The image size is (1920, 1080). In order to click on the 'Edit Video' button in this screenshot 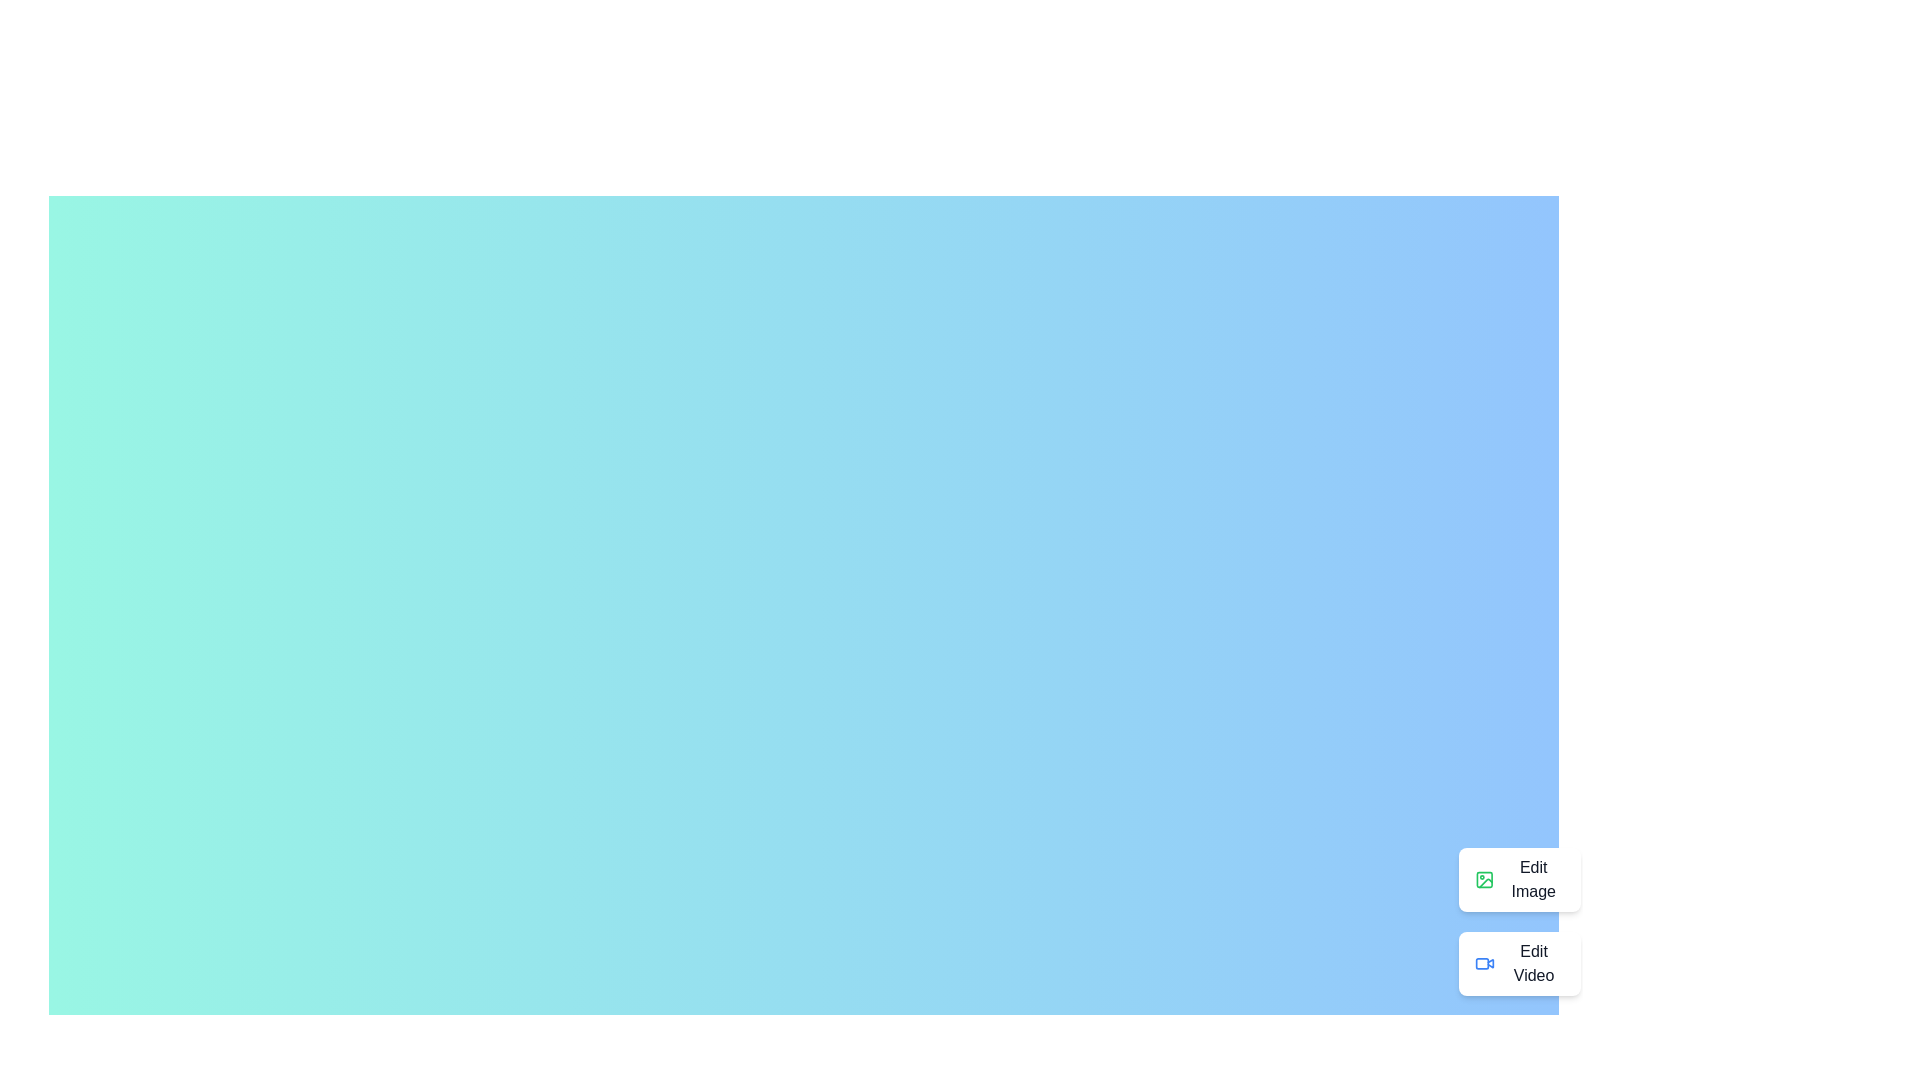, I will do `click(1519, 963)`.